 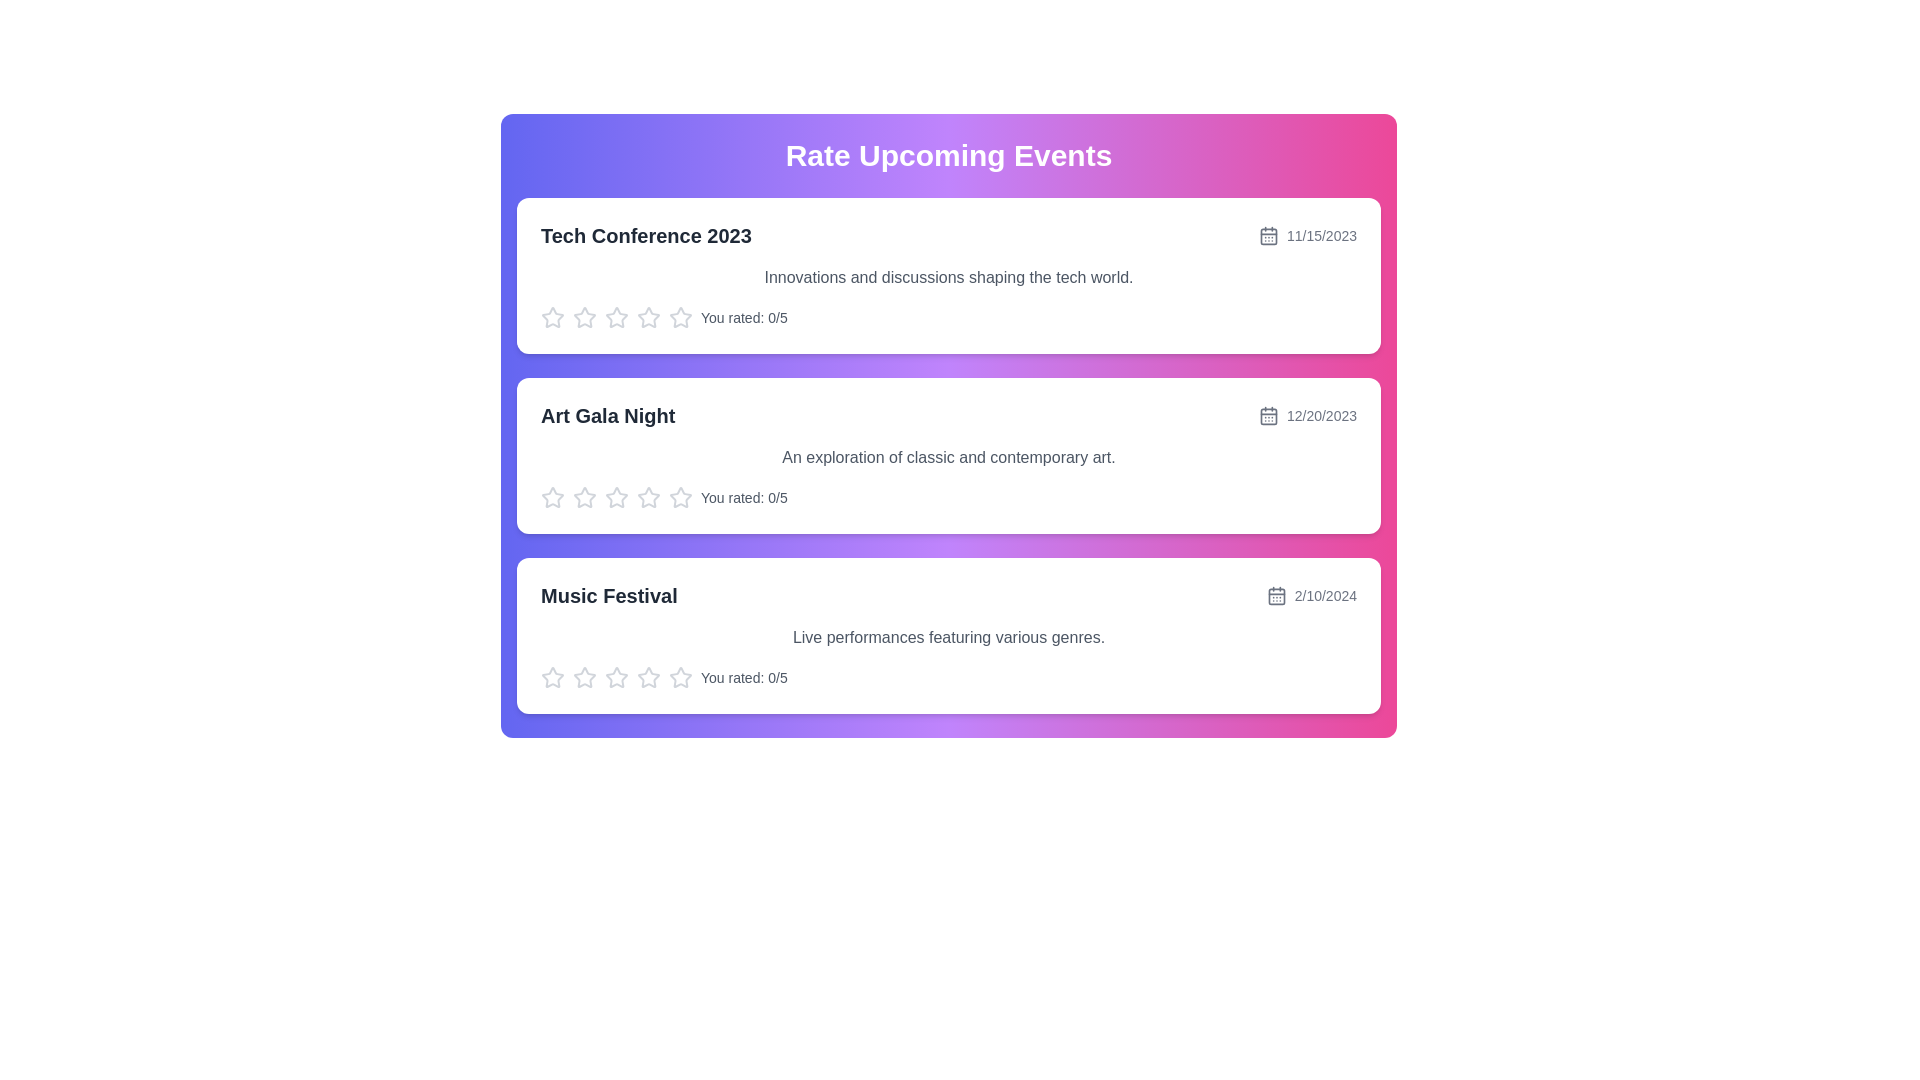 I want to click on text content summarizing the event within the 'Tech Conference 2023' card, located directly below the main title and date section, so click(x=948, y=277).